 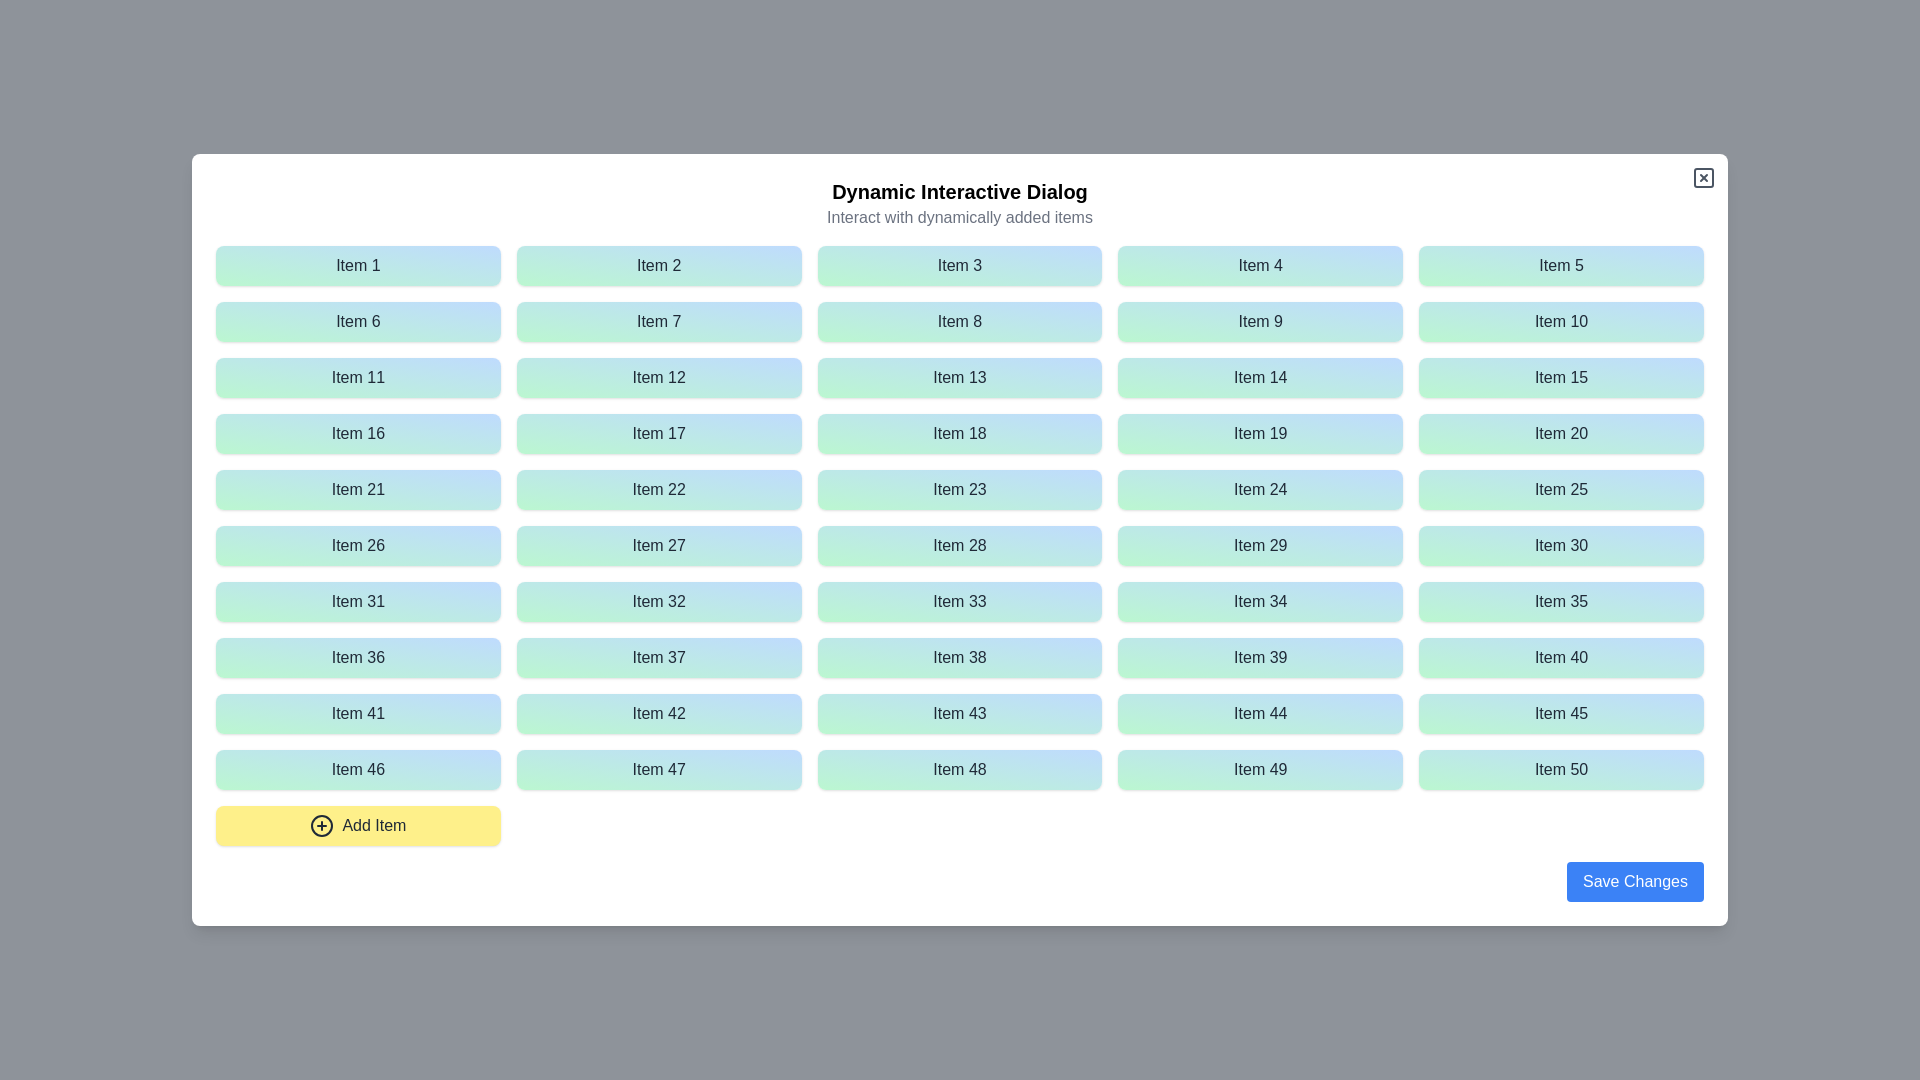 What do you see at coordinates (1635, 881) in the screenshot?
I see `the 'Save Changes' button` at bounding box center [1635, 881].